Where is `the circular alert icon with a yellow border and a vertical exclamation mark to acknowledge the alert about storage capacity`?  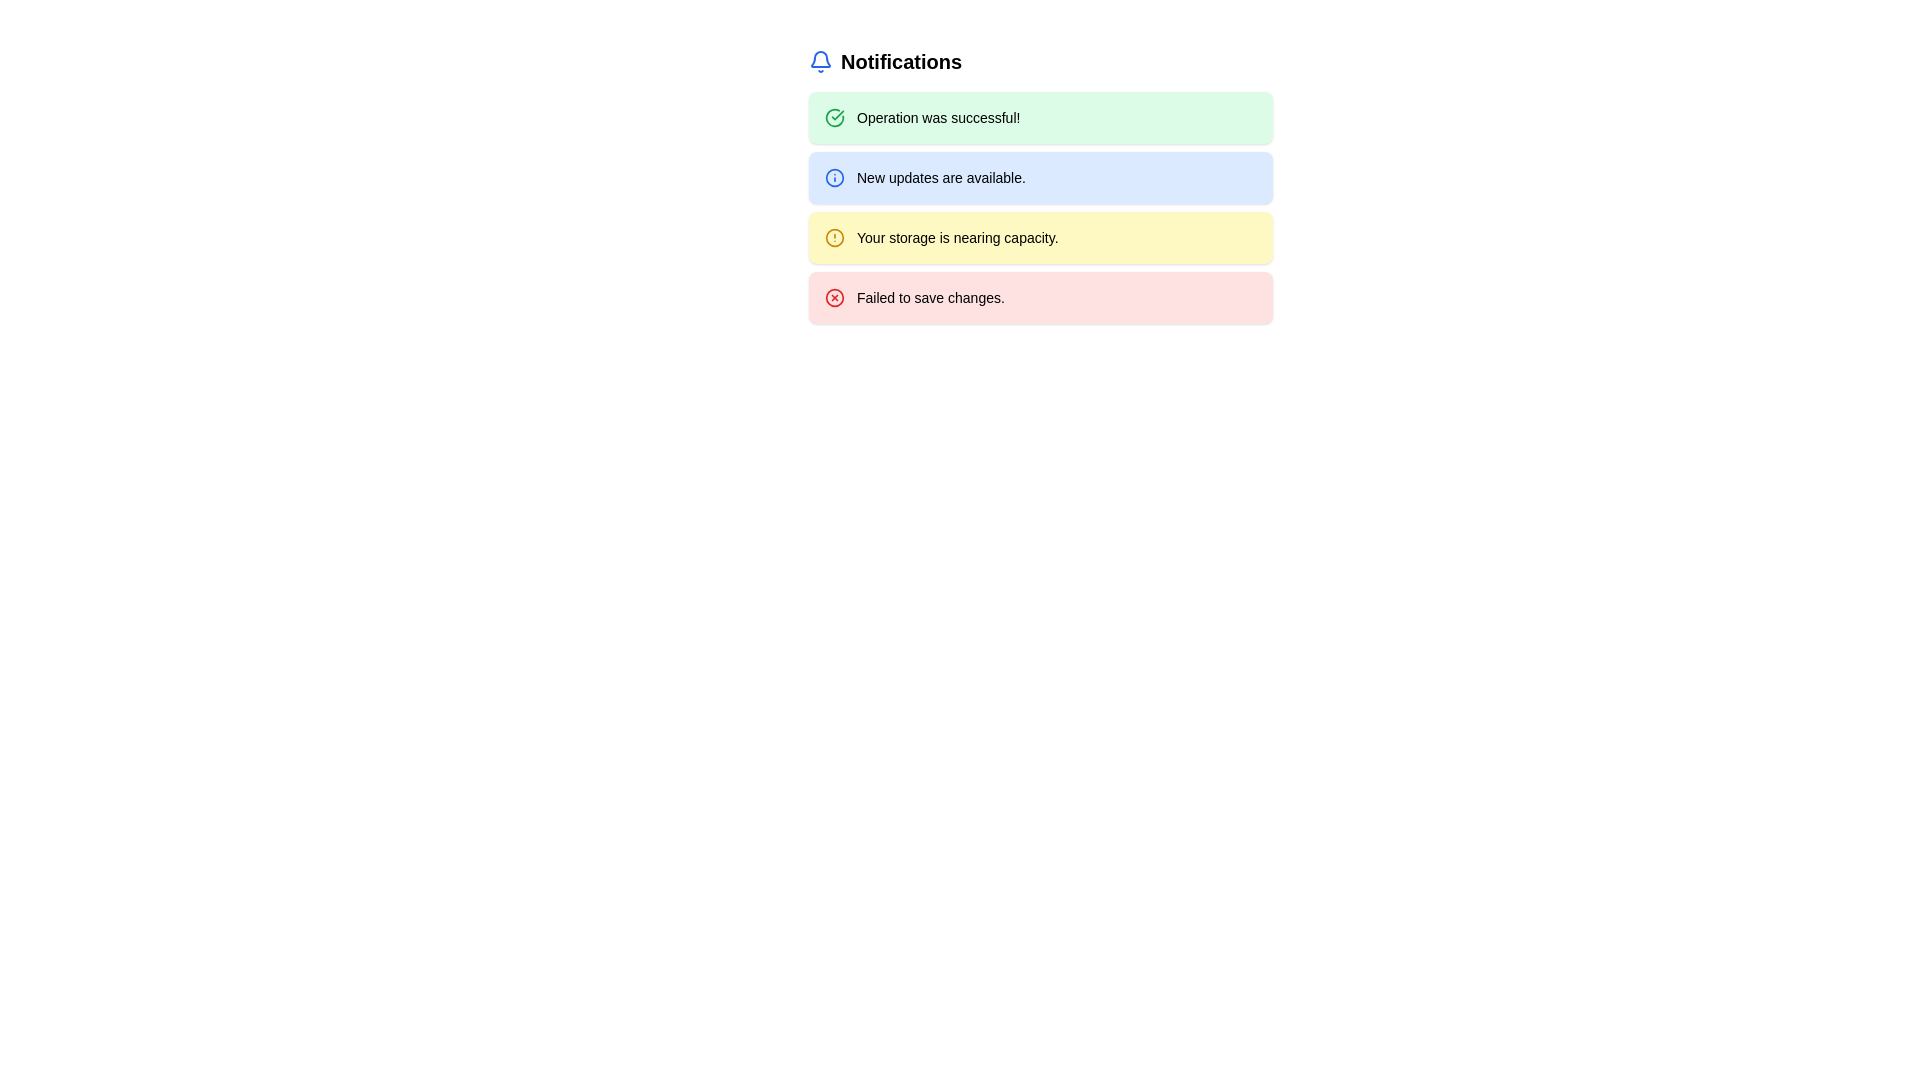
the circular alert icon with a yellow border and a vertical exclamation mark to acknowledge the alert about storage capacity is located at coordinates (835, 237).